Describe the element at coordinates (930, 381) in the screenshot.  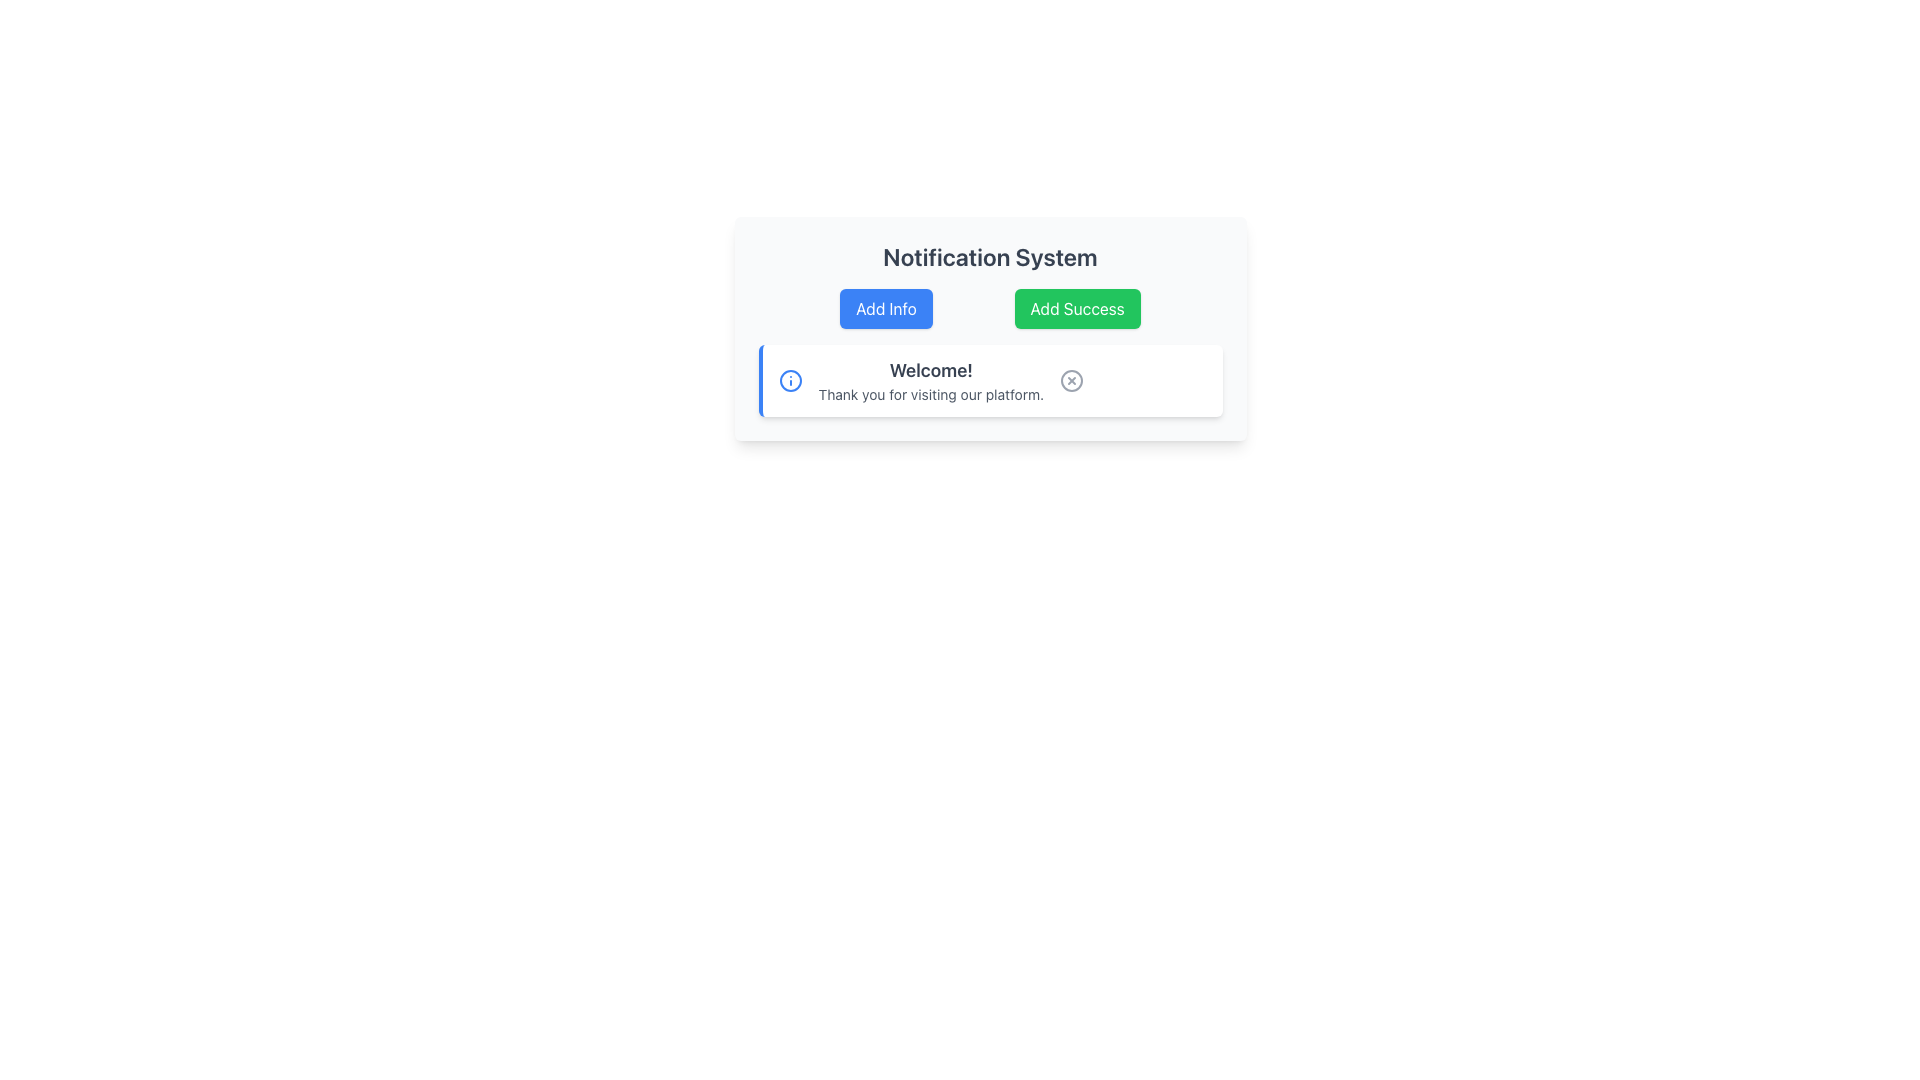
I see `the static text block that serves as a greeting within the notification card, which is centrally located between an informational icon and a close button` at that location.